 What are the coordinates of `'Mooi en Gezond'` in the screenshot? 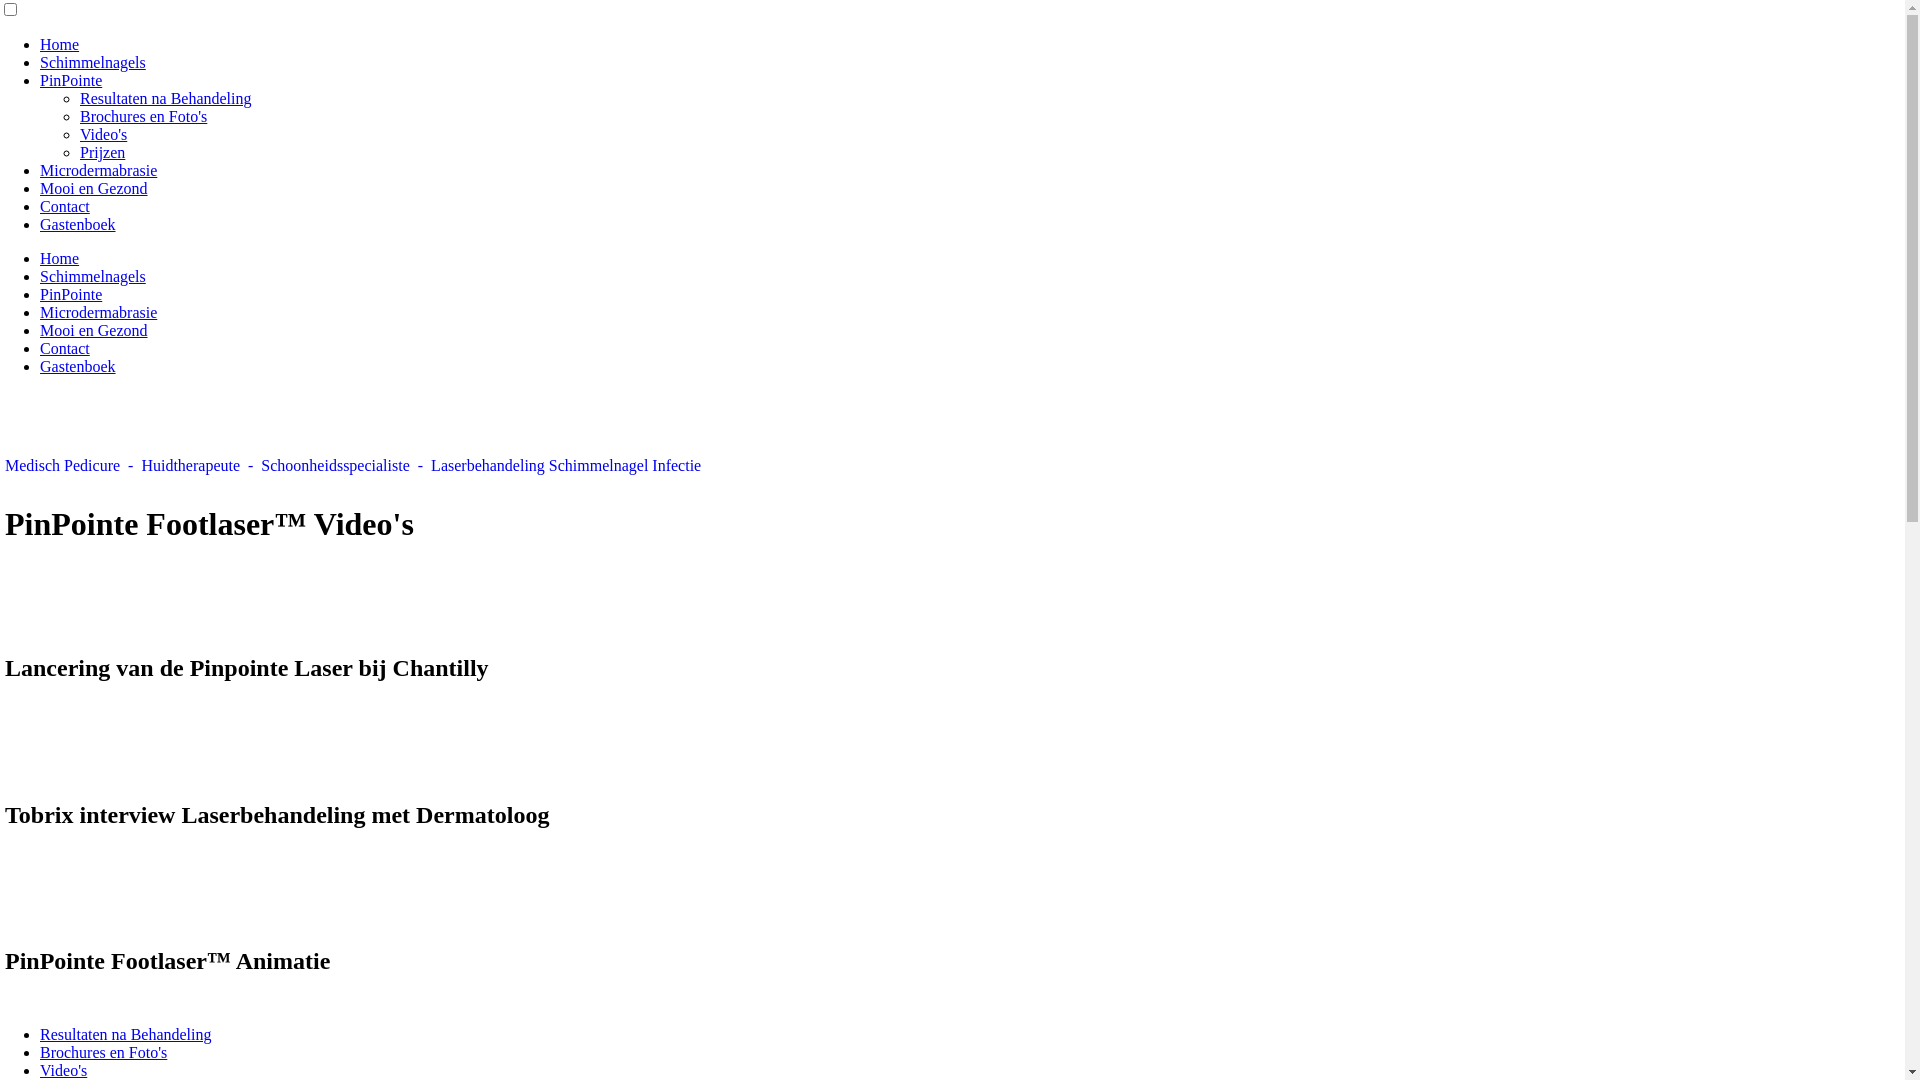 It's located at (93, 188).